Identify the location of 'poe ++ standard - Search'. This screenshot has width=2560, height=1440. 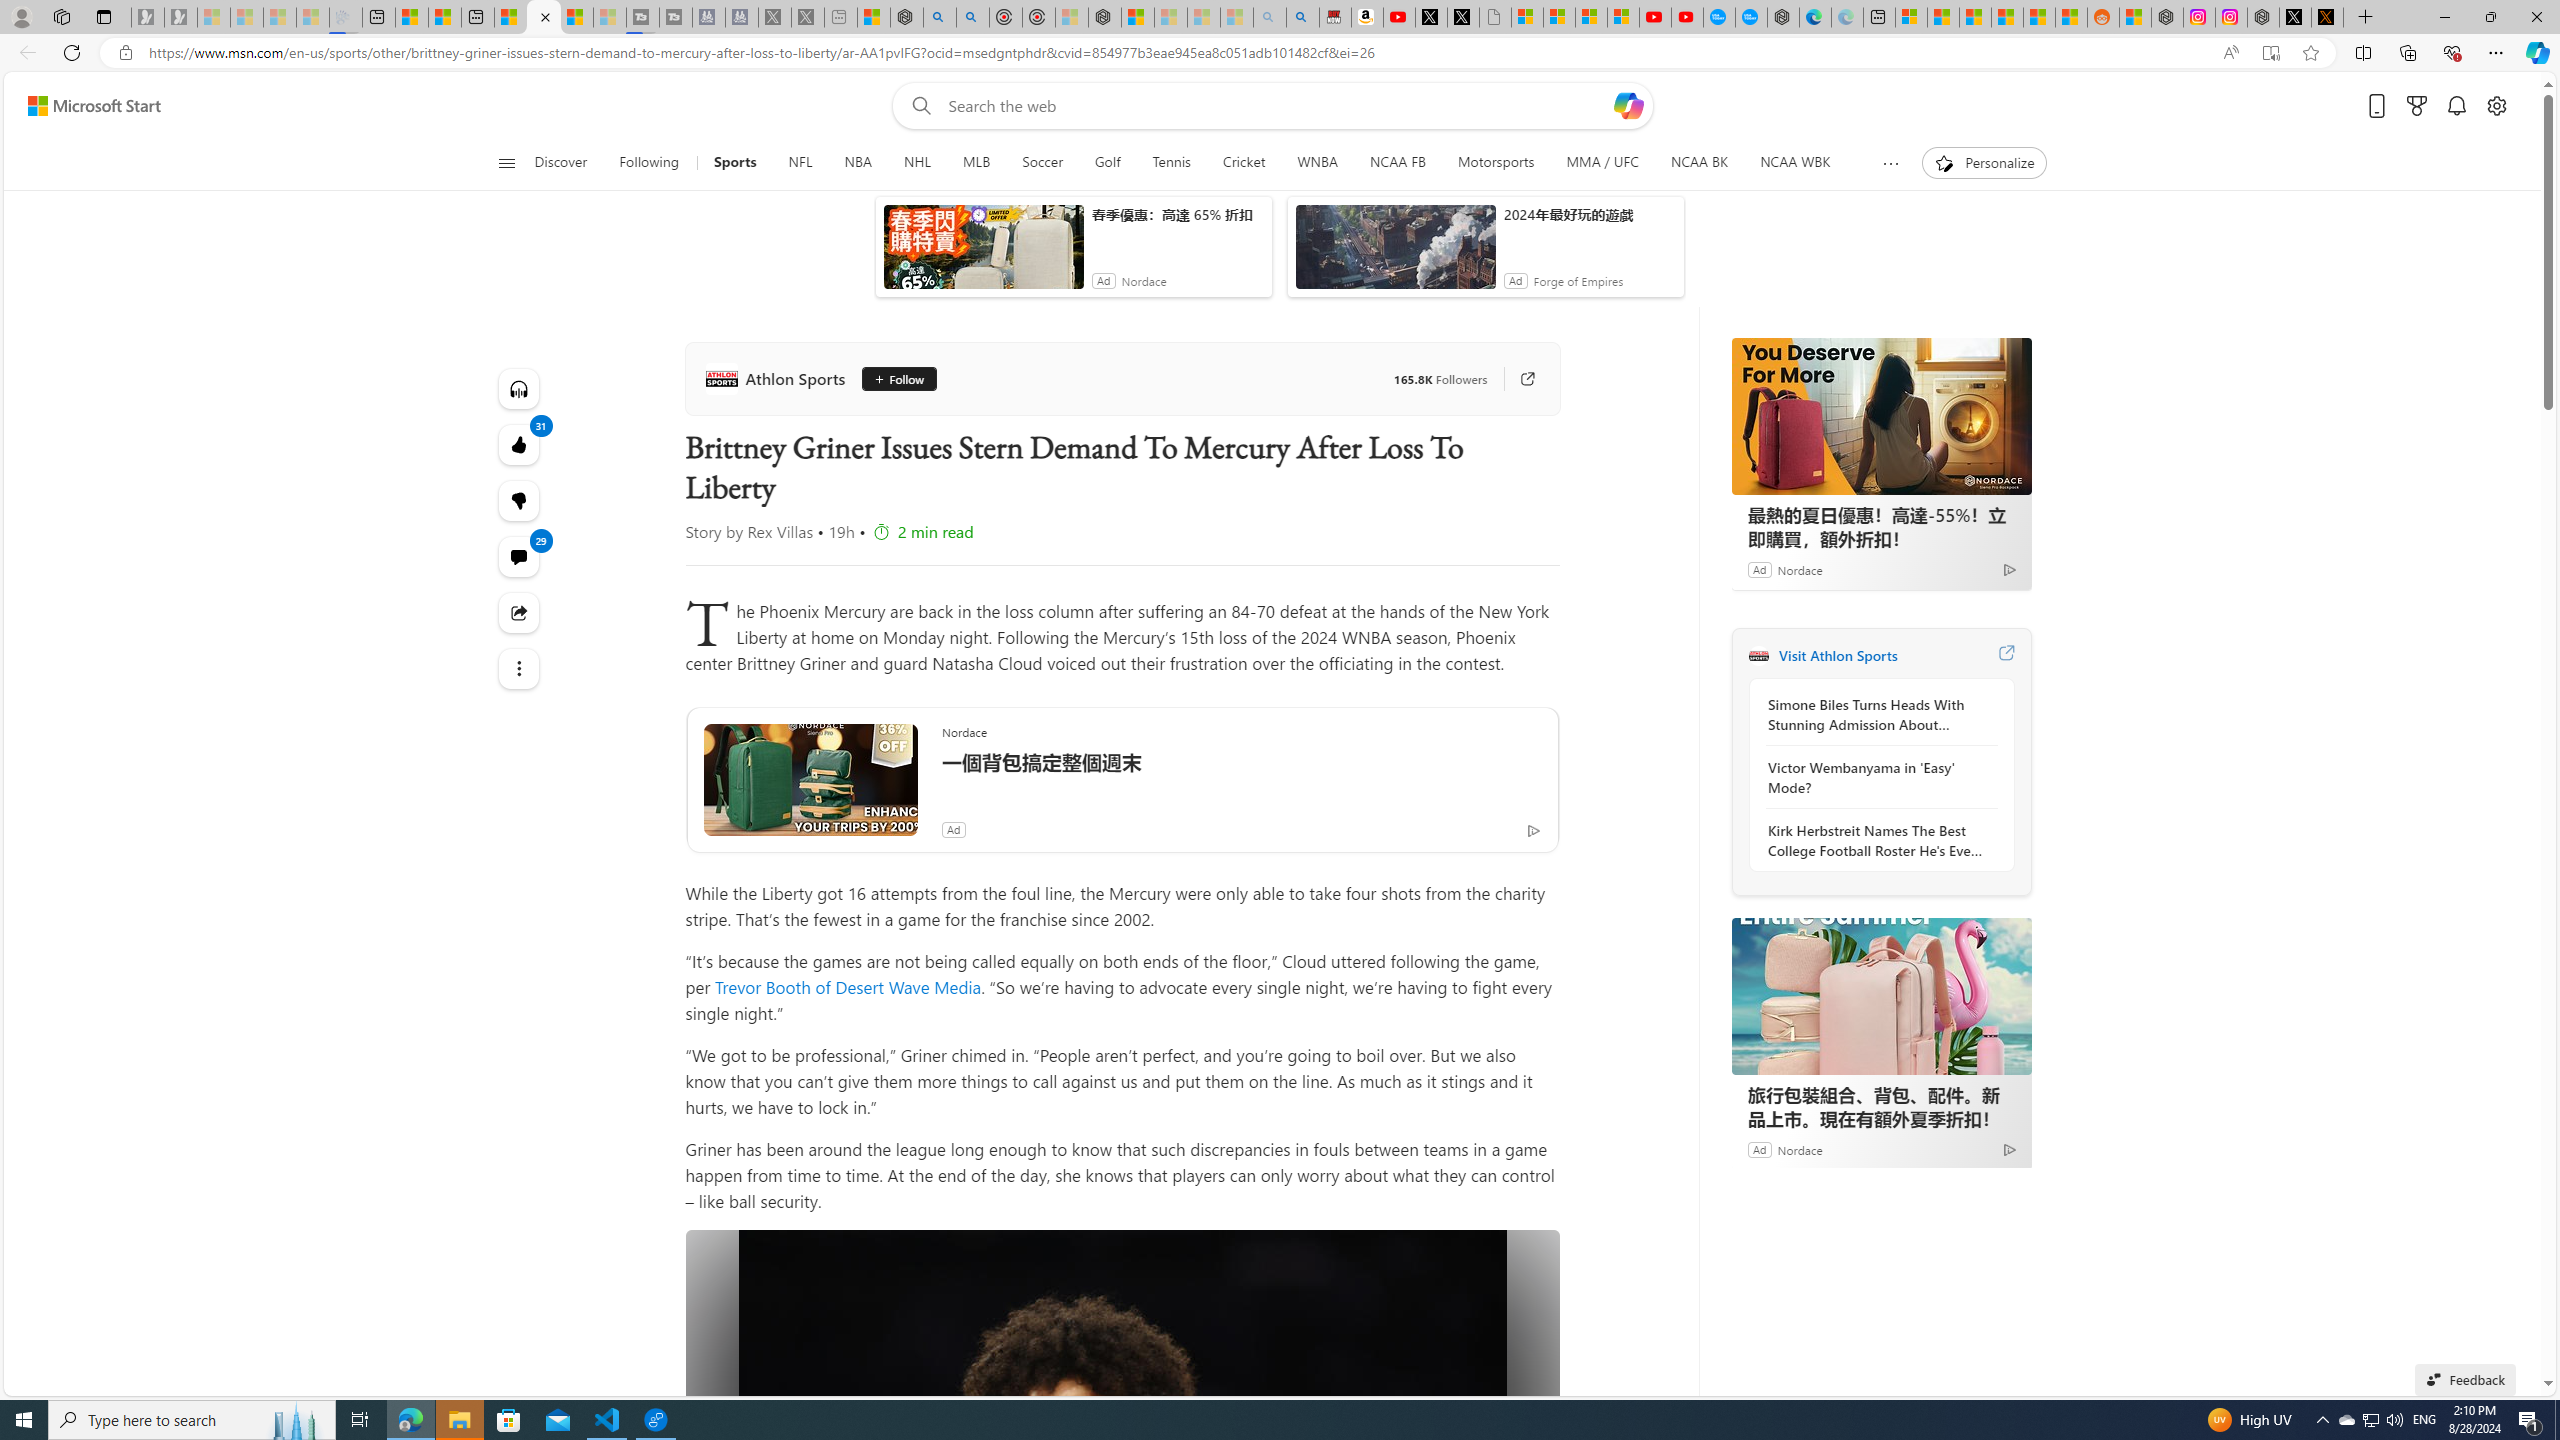
(971, 16).